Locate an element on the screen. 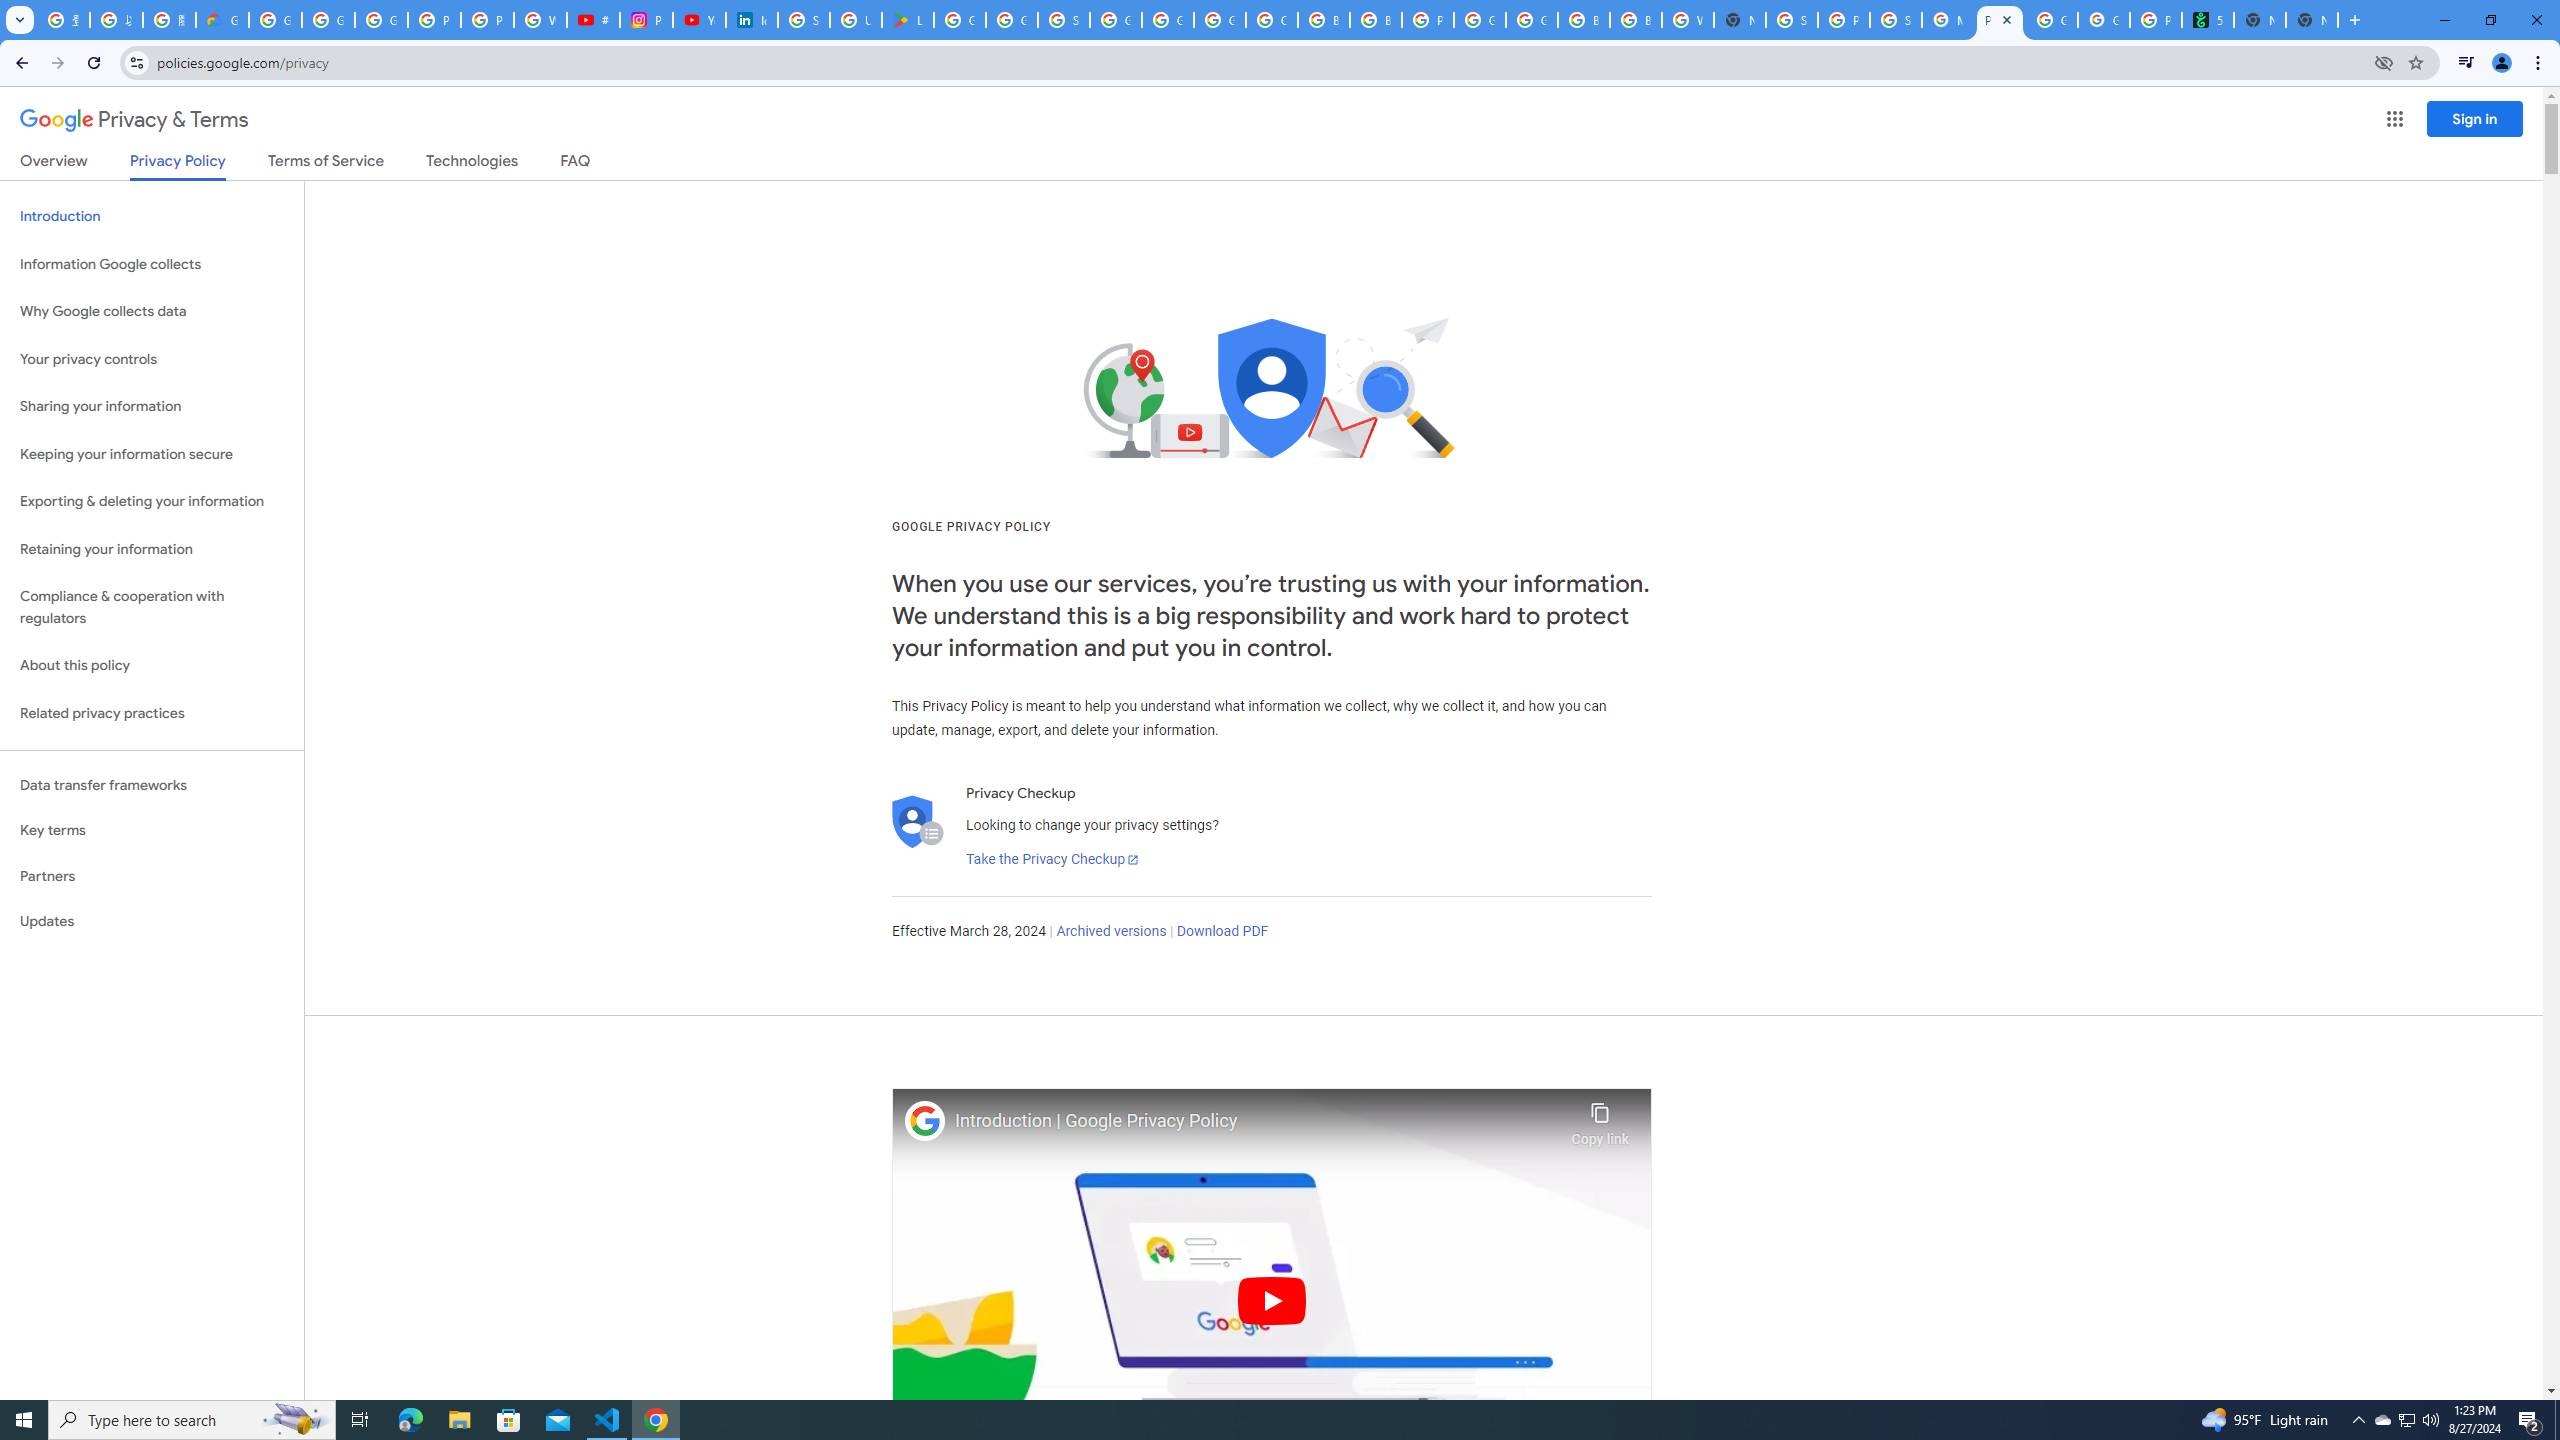 This screenshot has height=1440, width=2560. 'Google Cloud Platform' is located at coordinates (1479, 19).